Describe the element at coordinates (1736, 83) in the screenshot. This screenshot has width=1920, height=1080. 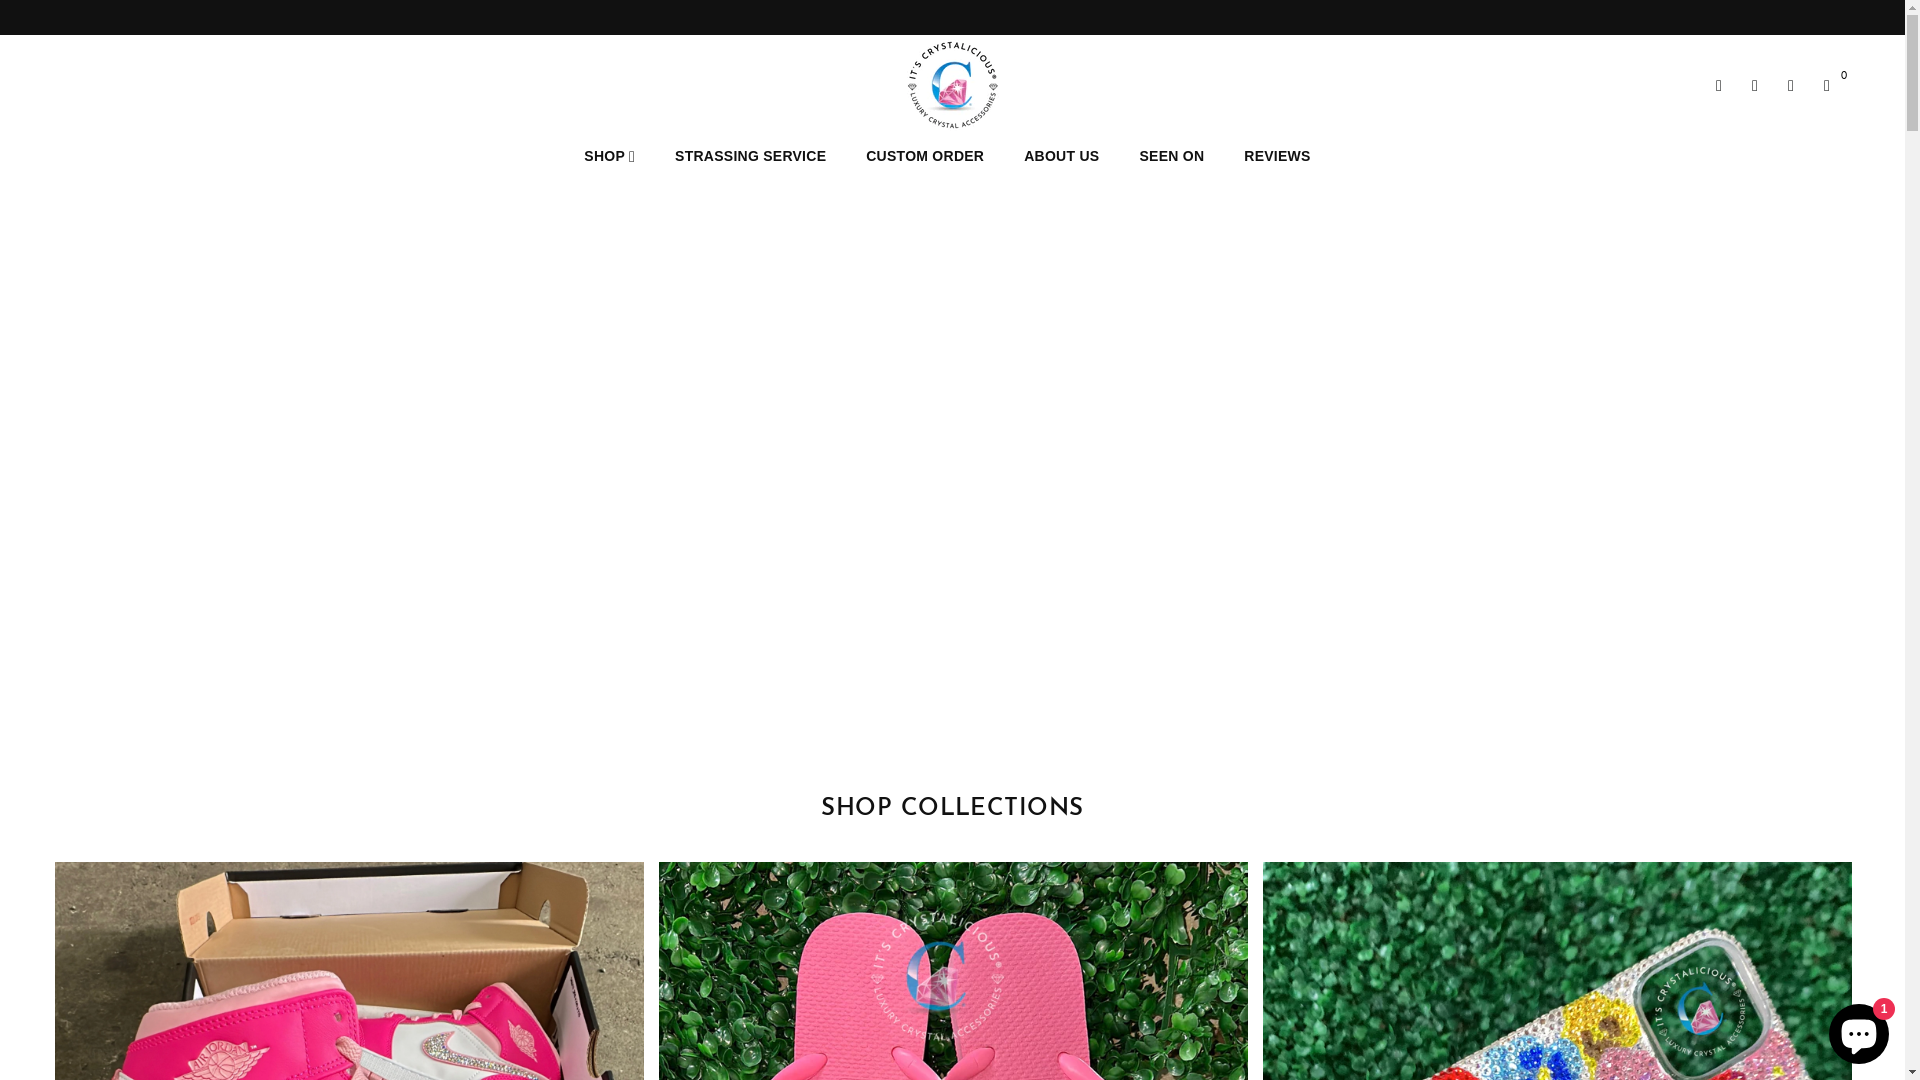
I see `'Settings'` at that location.